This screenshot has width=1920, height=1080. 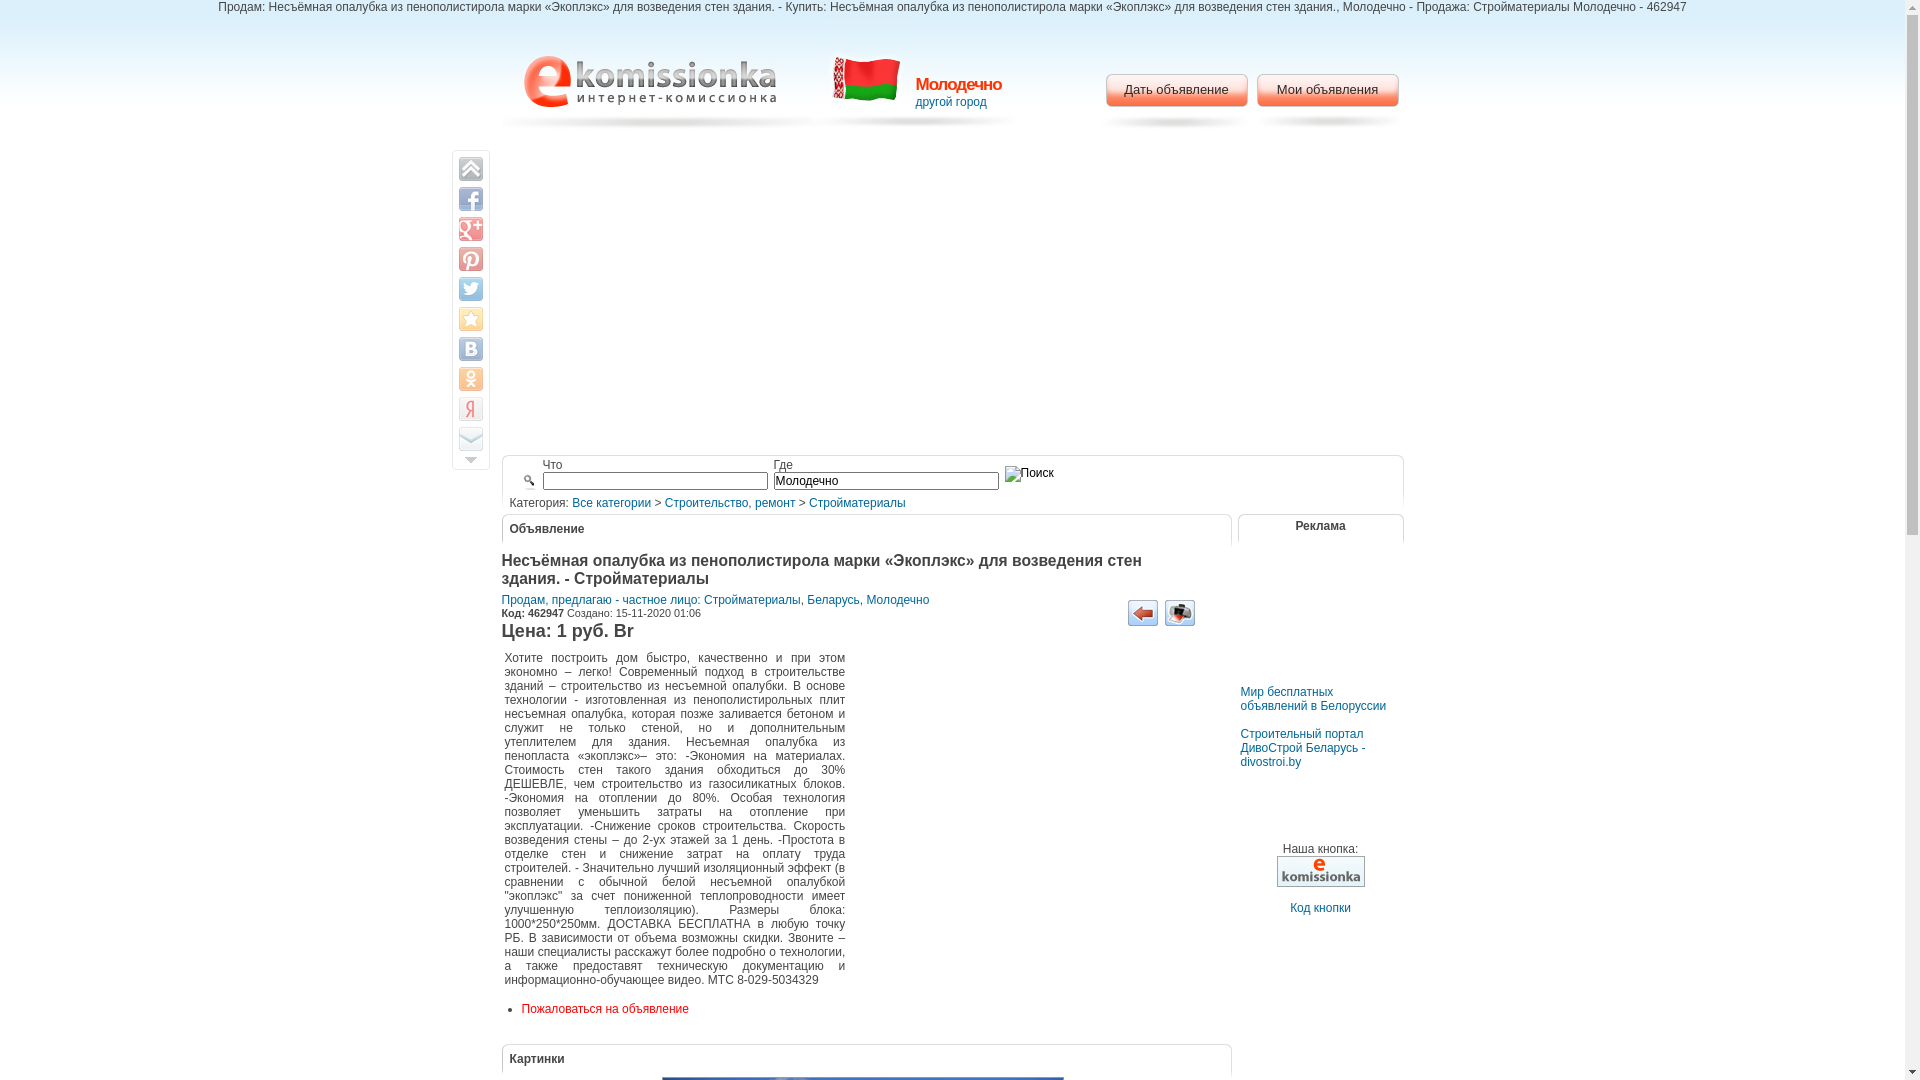 I want to click on 'Save to Yandex Bookmarks', so click(x=469, y=407).